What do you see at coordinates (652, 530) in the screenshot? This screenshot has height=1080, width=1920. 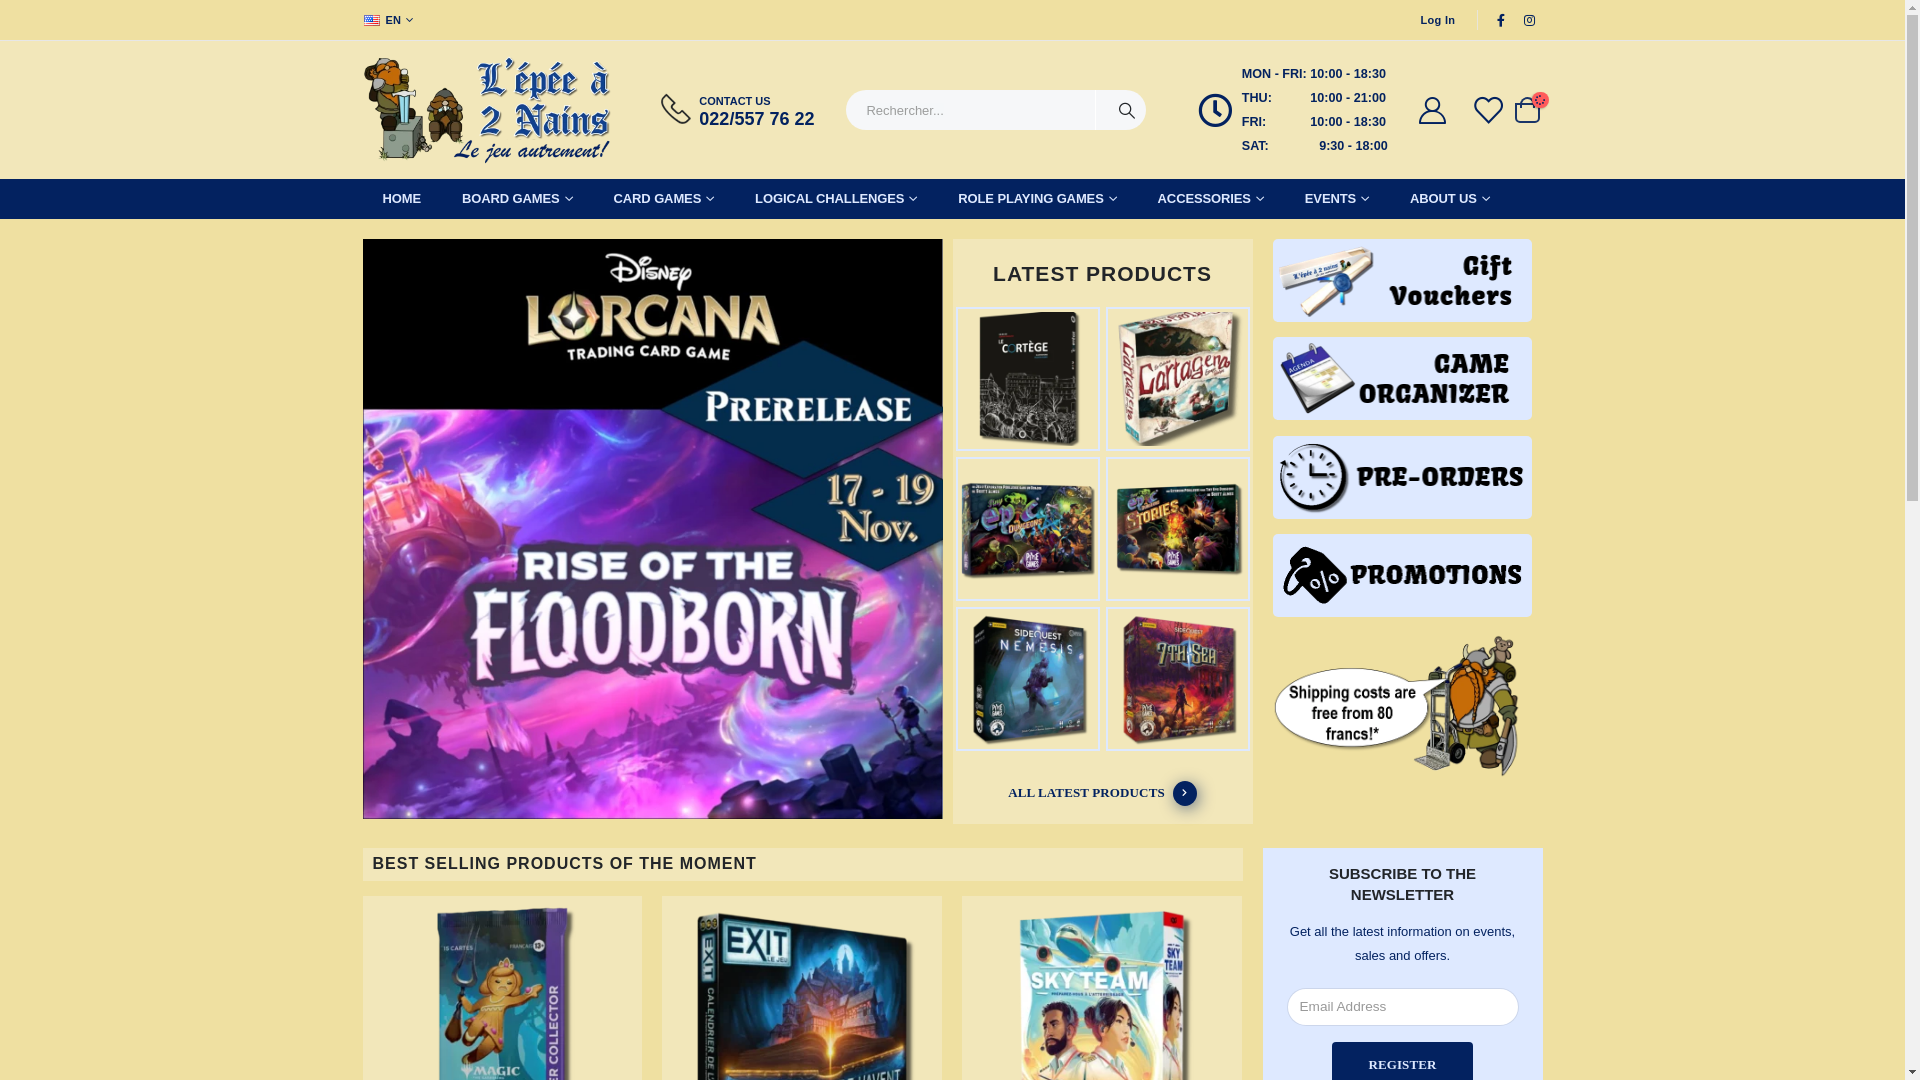 I see `'Lorcana Pre-release'` at bounding box center [652, 530].